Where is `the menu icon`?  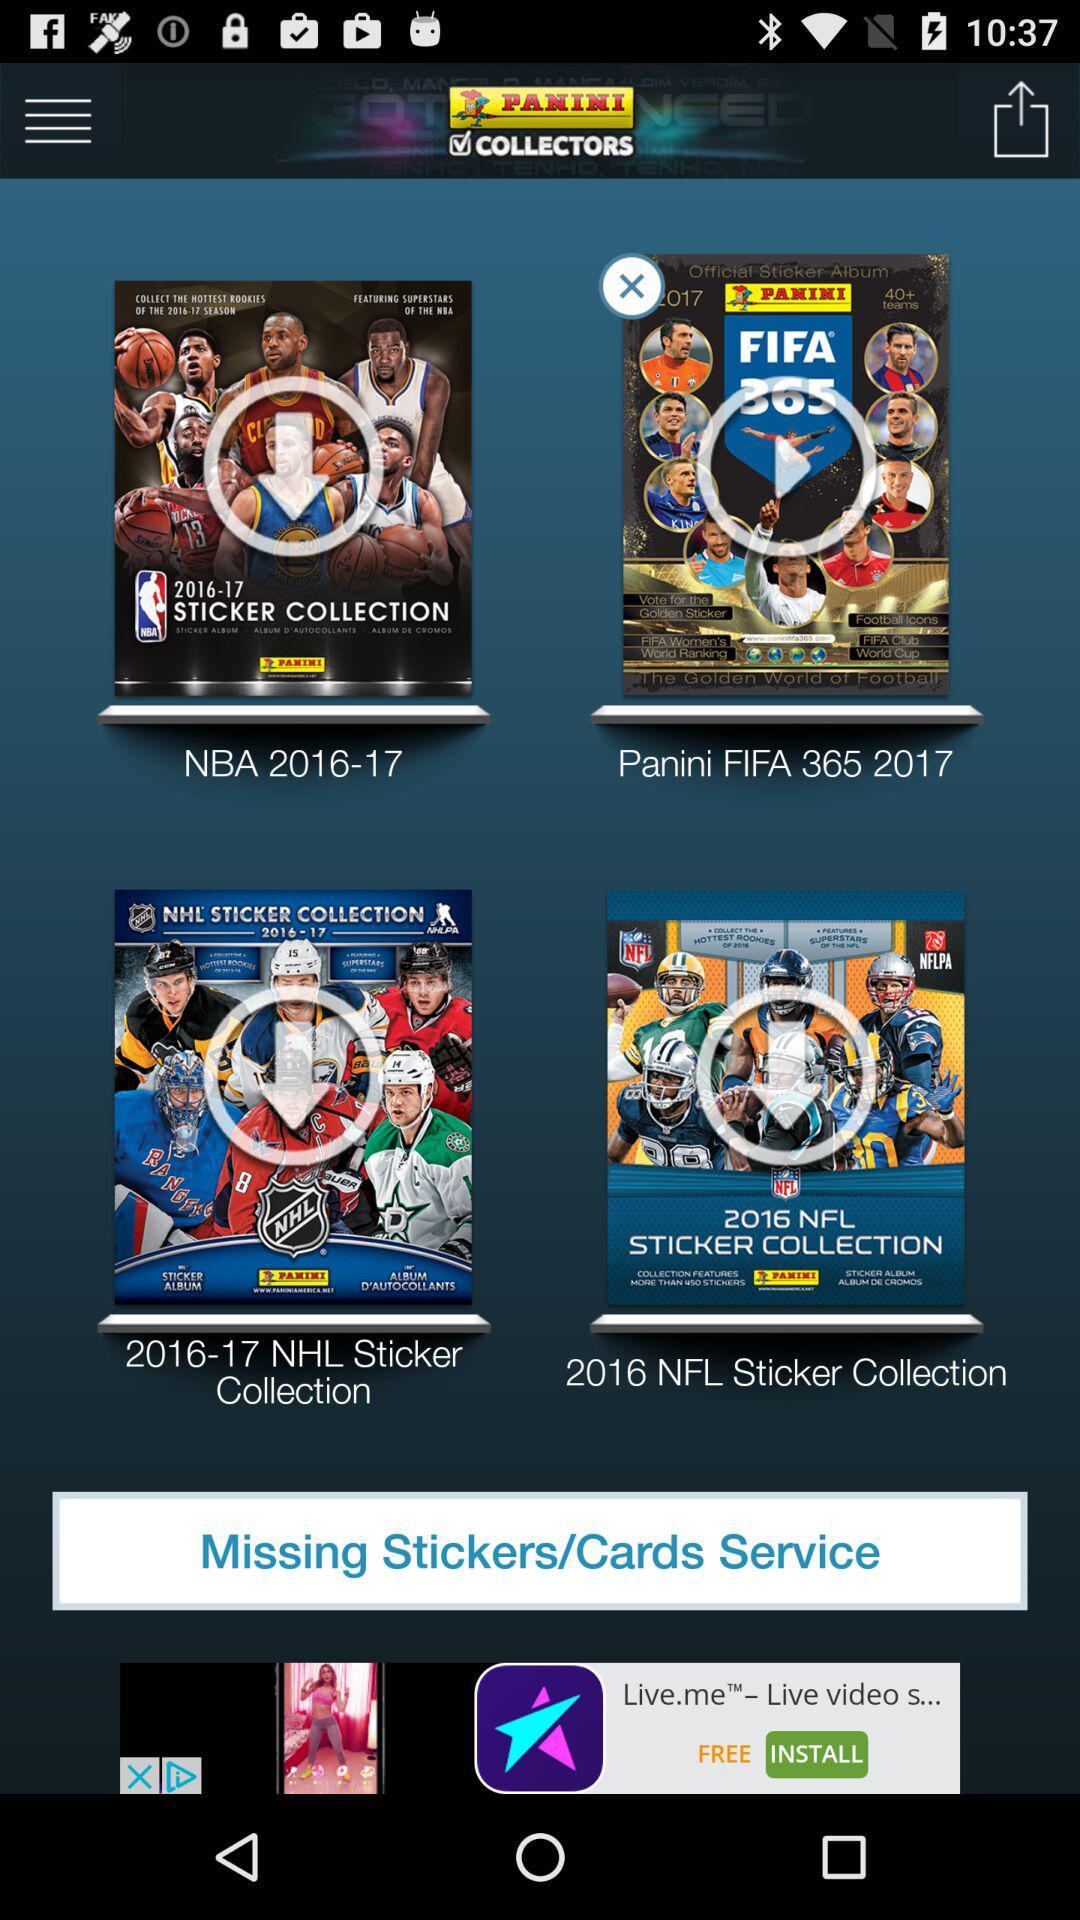 the menu icon is located at coordinates (57, 127).